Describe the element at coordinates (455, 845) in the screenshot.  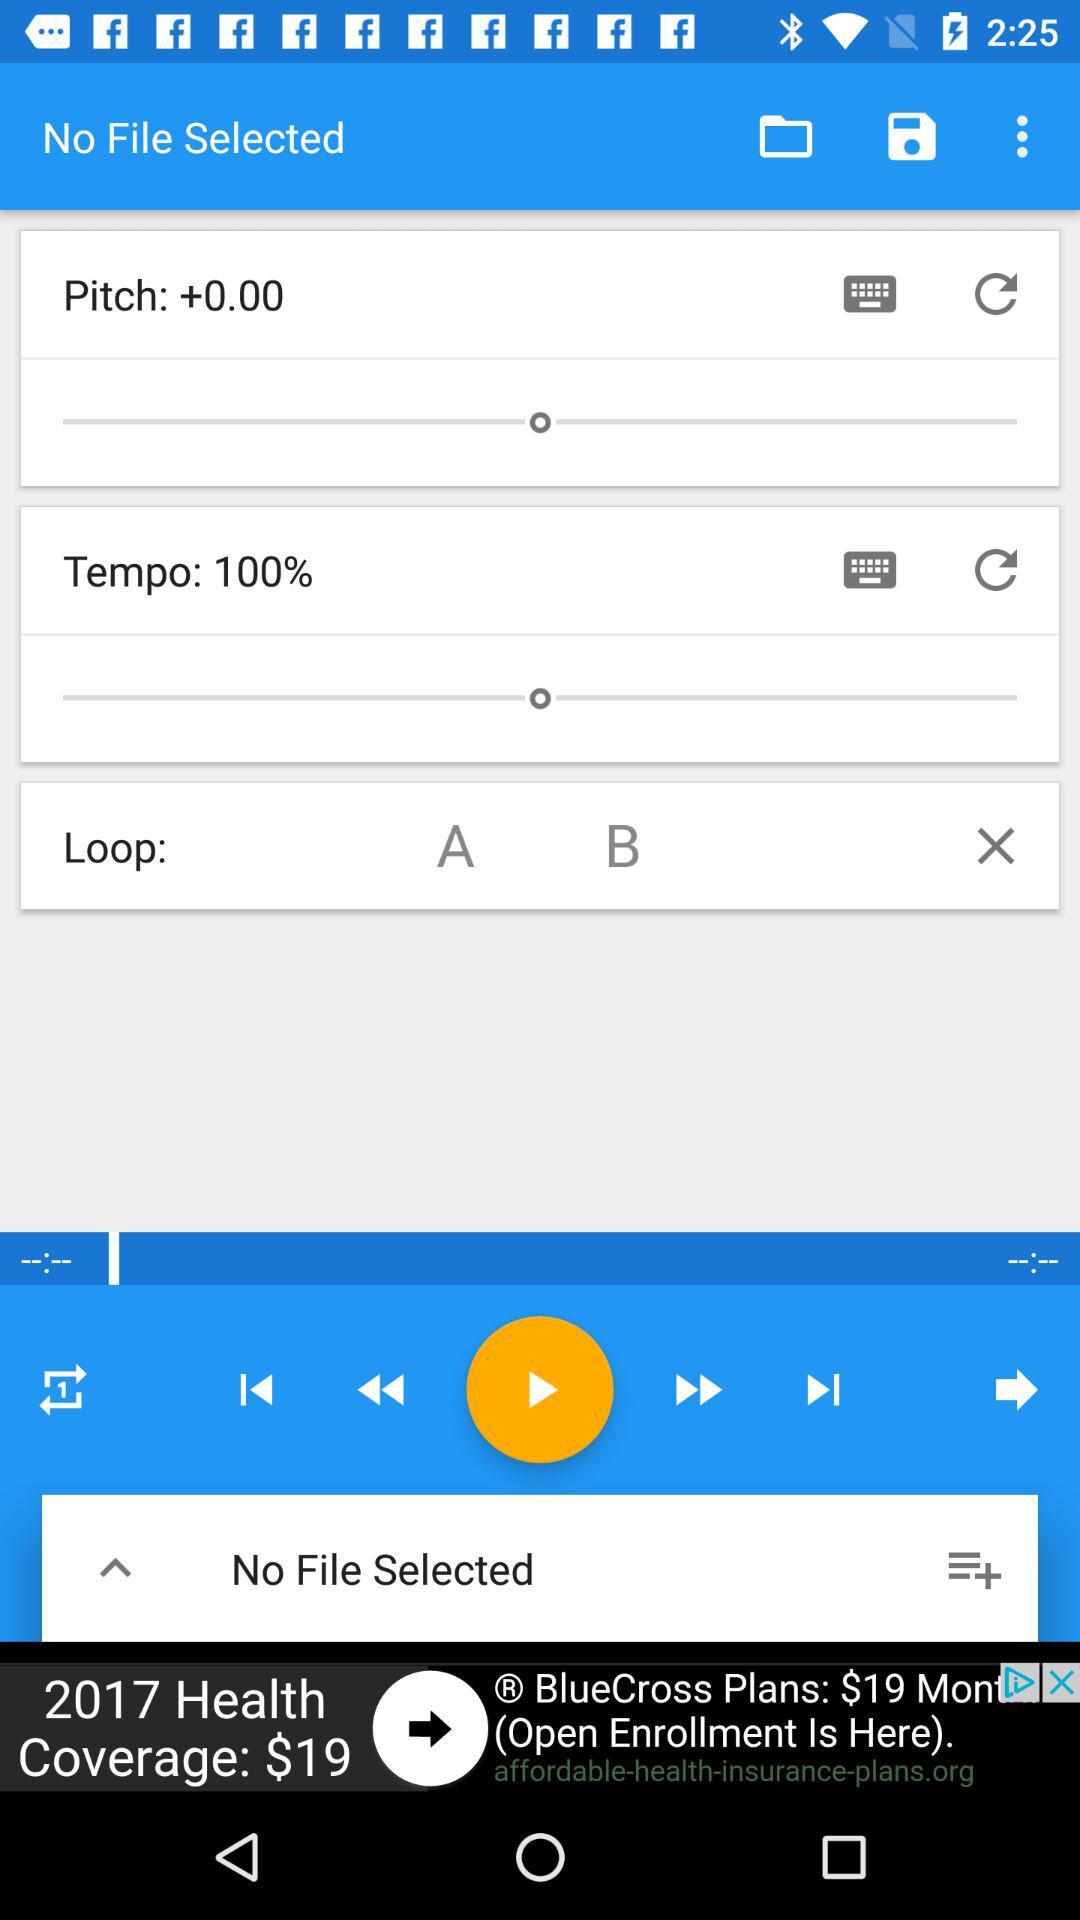
I see `loop a` at that location.